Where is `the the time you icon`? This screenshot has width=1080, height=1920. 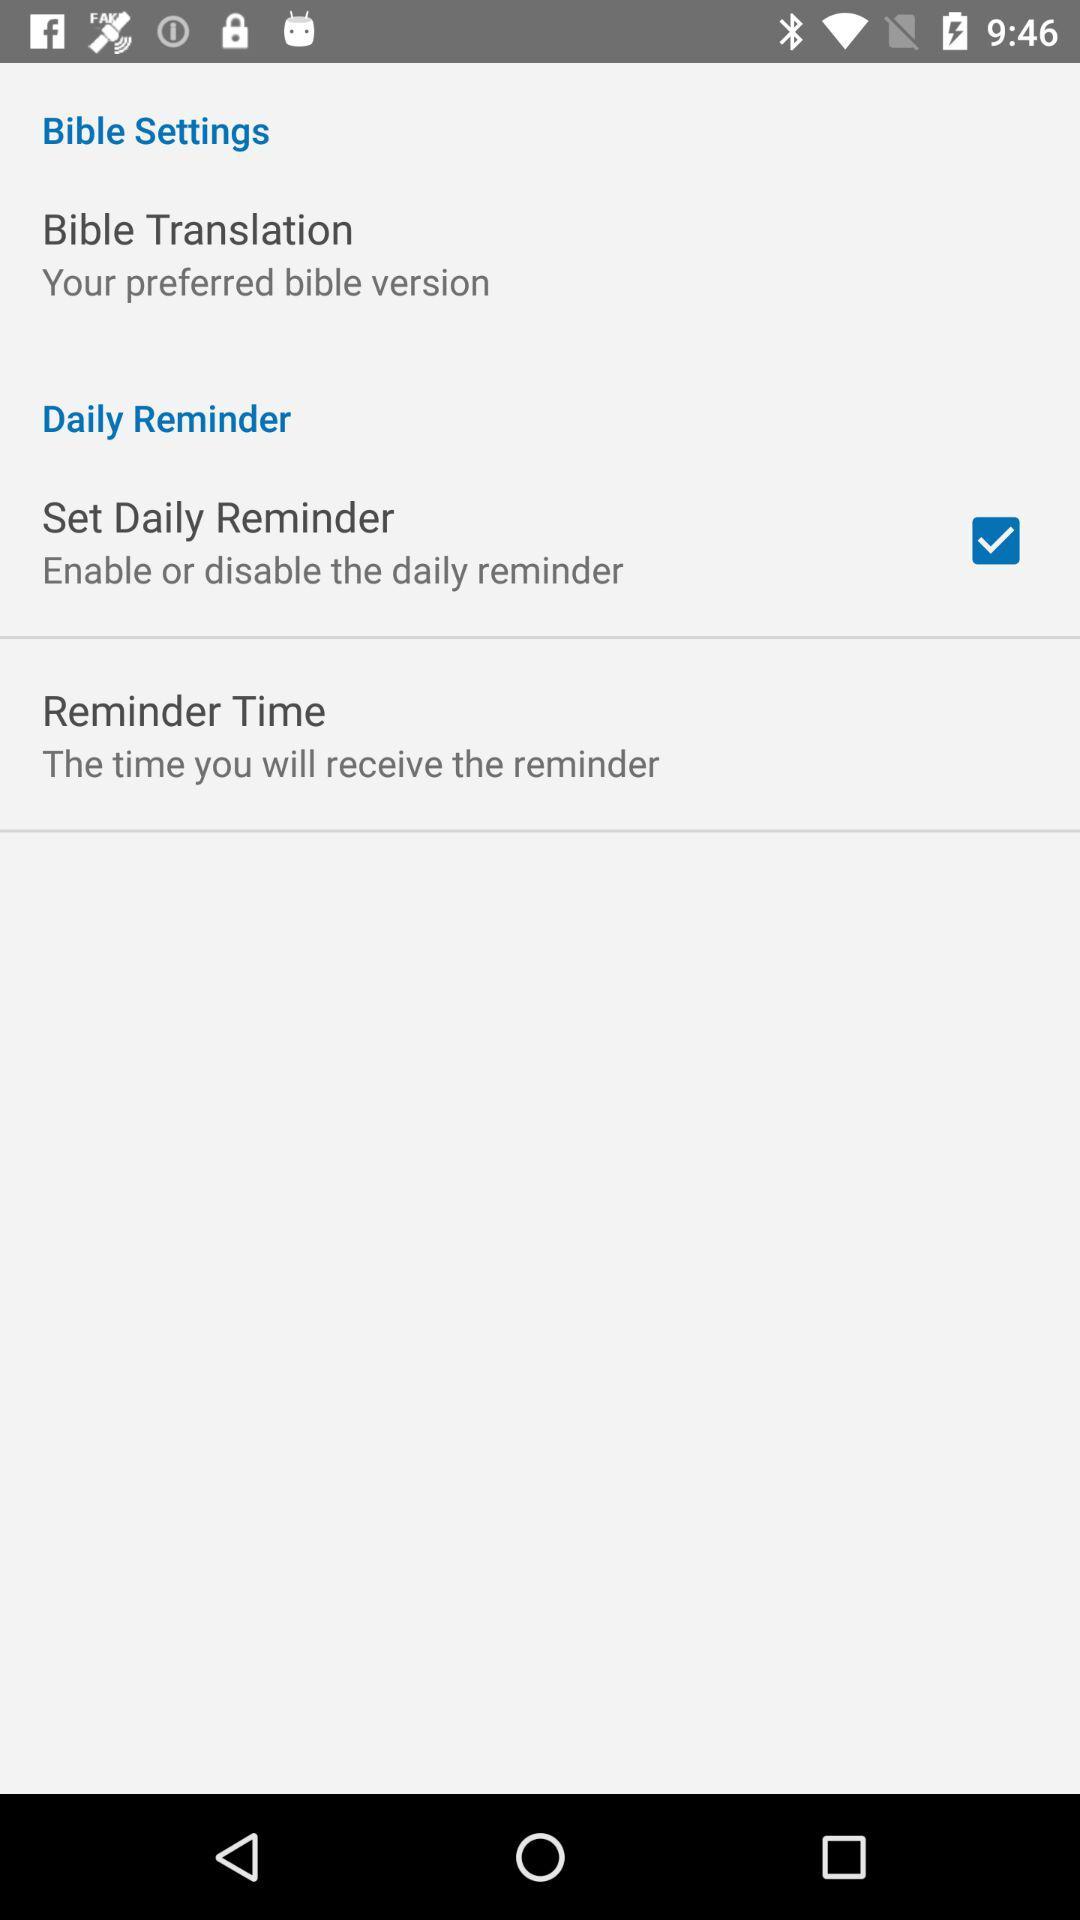
the the time you icon is located at coordinates (350, 761).